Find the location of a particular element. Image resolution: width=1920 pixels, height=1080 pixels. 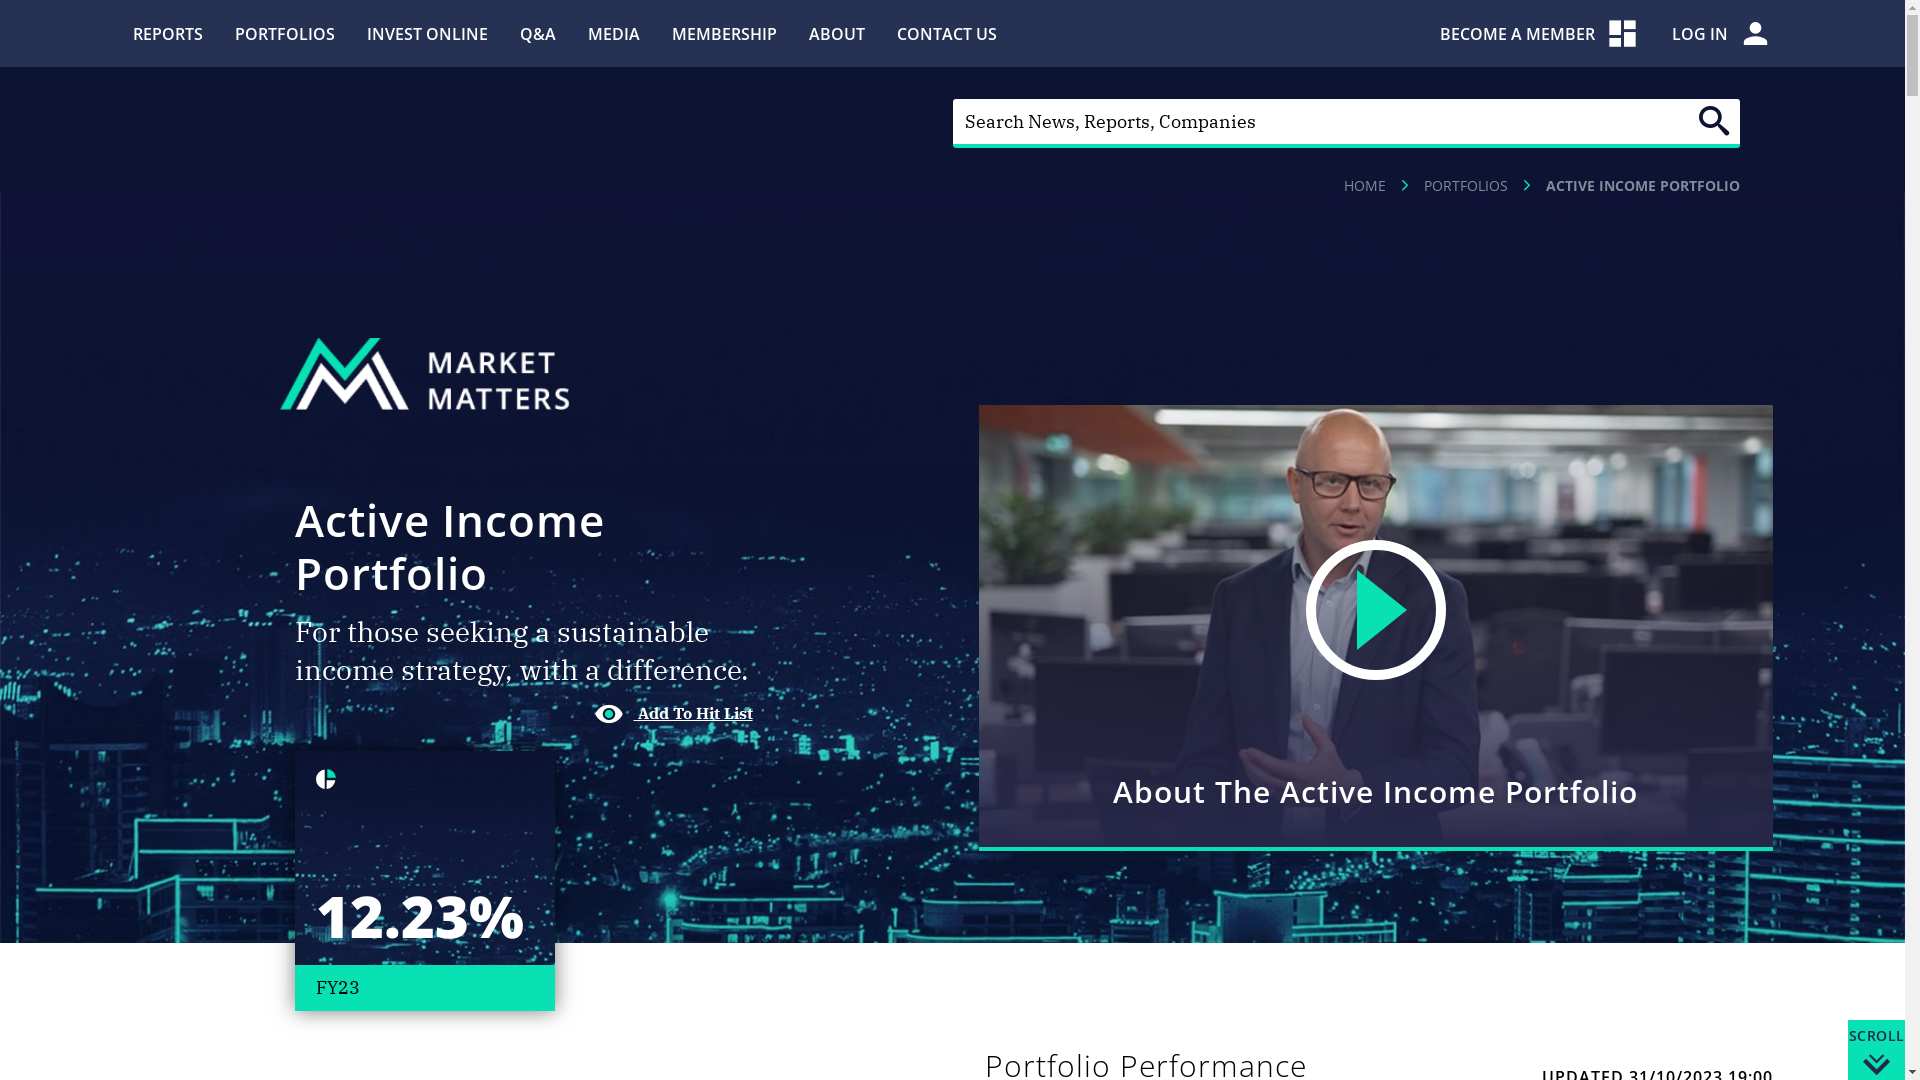

'BECOME A MEMBER' is located at coordinates (1440, 33).